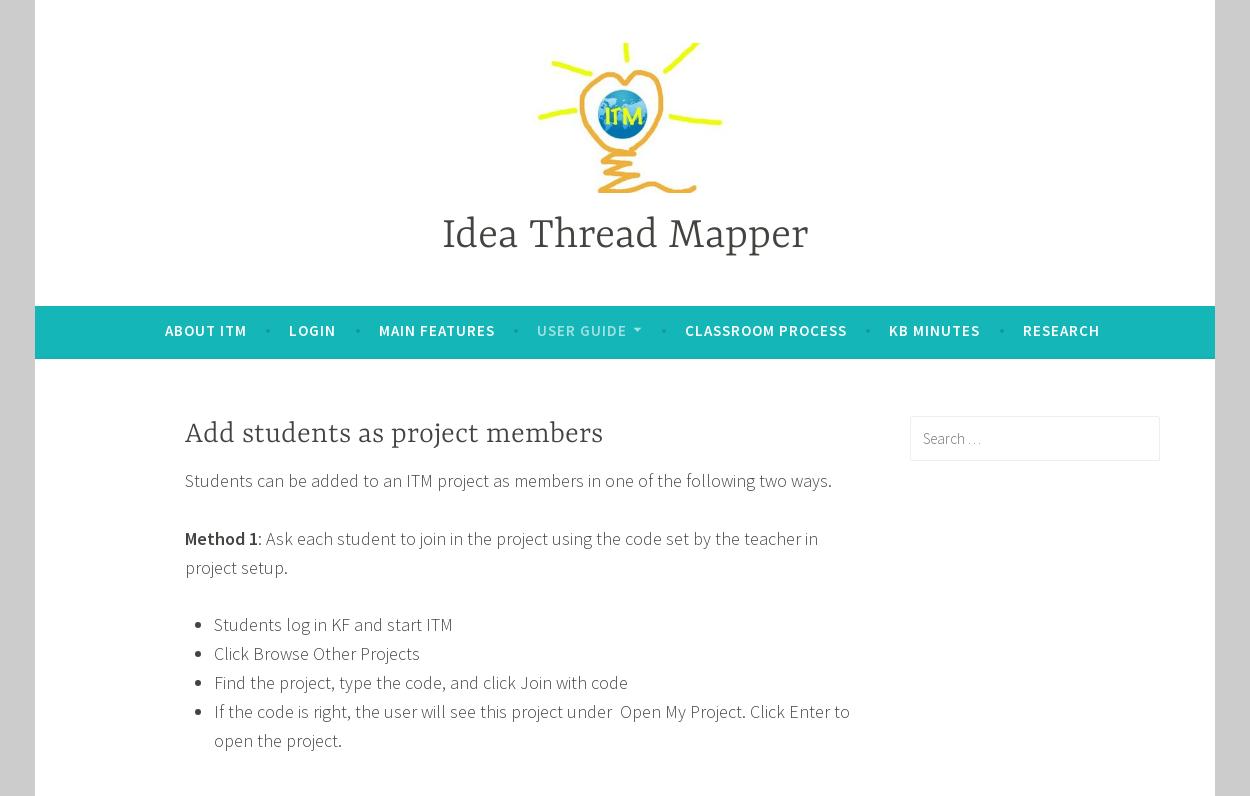 Image resolution: width=1250 pixels, height=796 pixels. I want to click on 'Idea Thread Mapper', so click(623, 236).